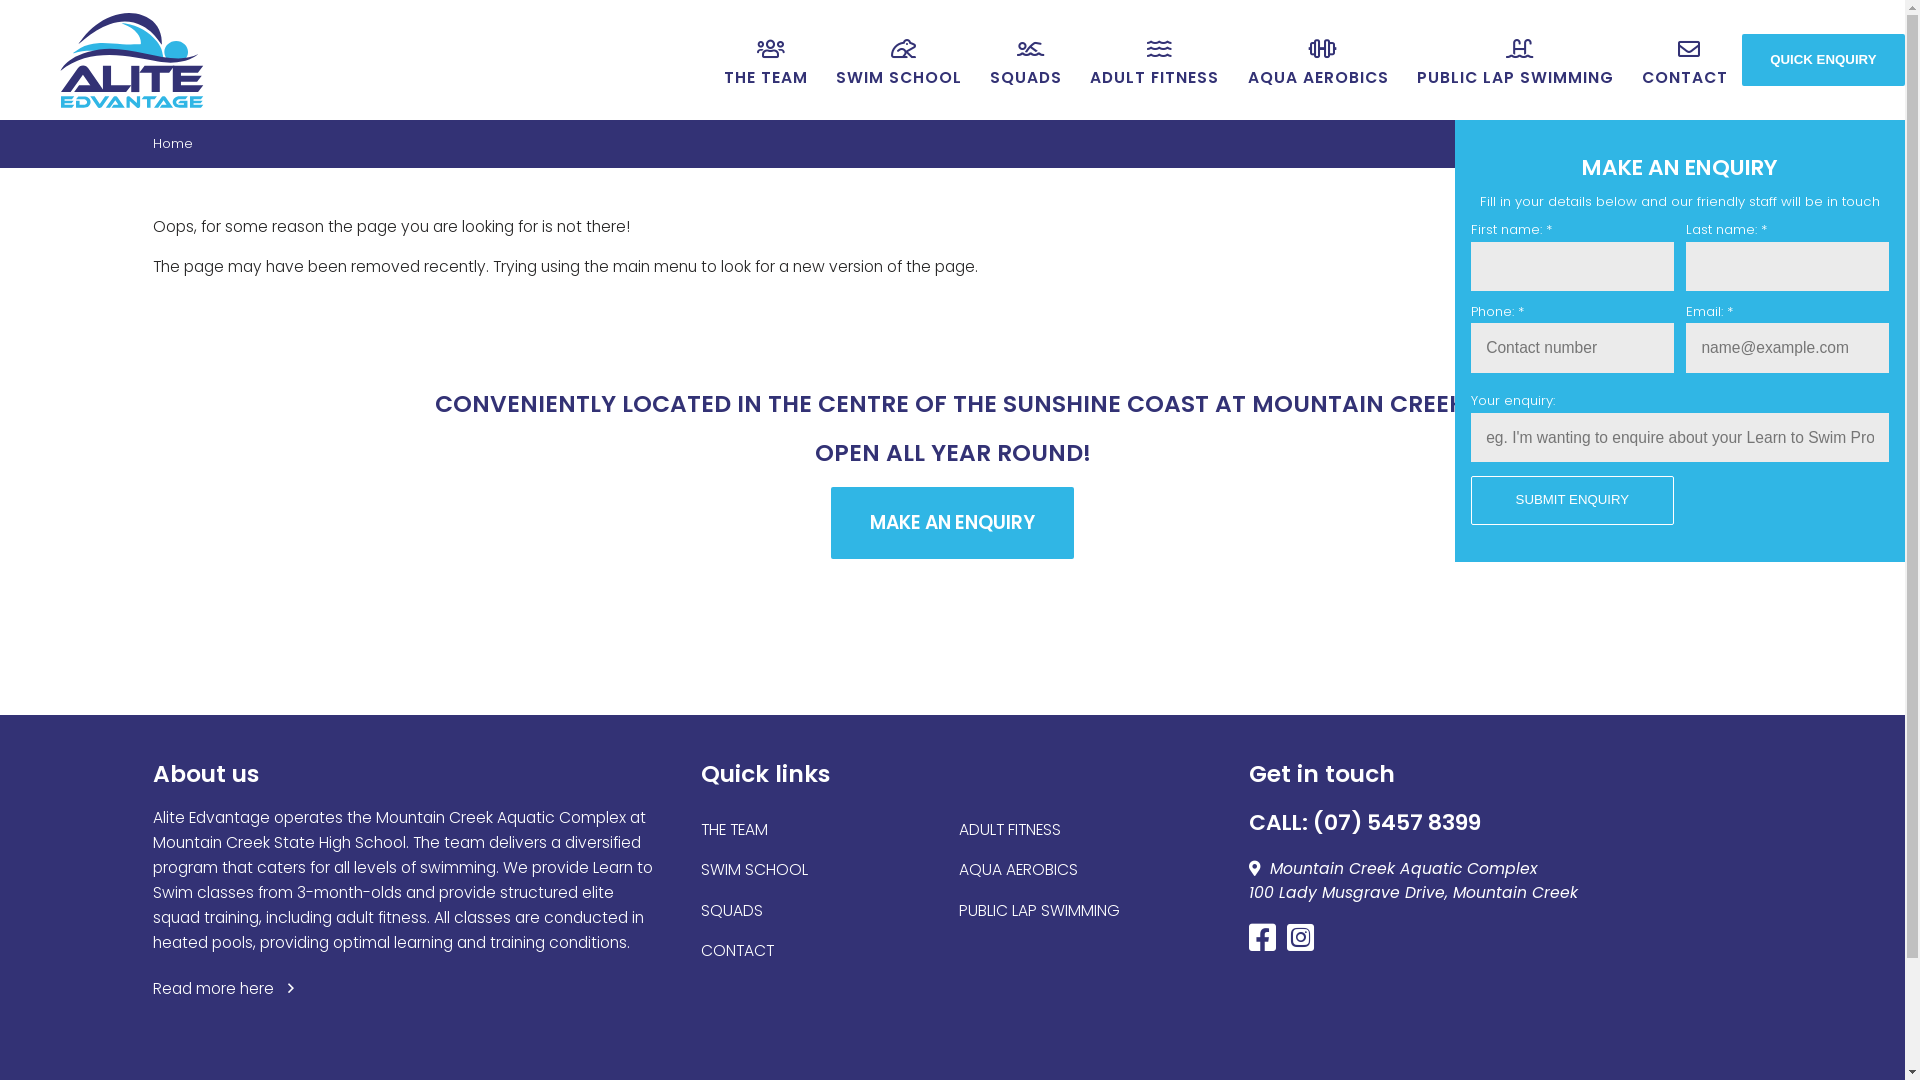  What do you see at coordinates (1572, 500) in the screenshot?
I see `'Submit Enquiry'` at bounding box center [1572, 500].